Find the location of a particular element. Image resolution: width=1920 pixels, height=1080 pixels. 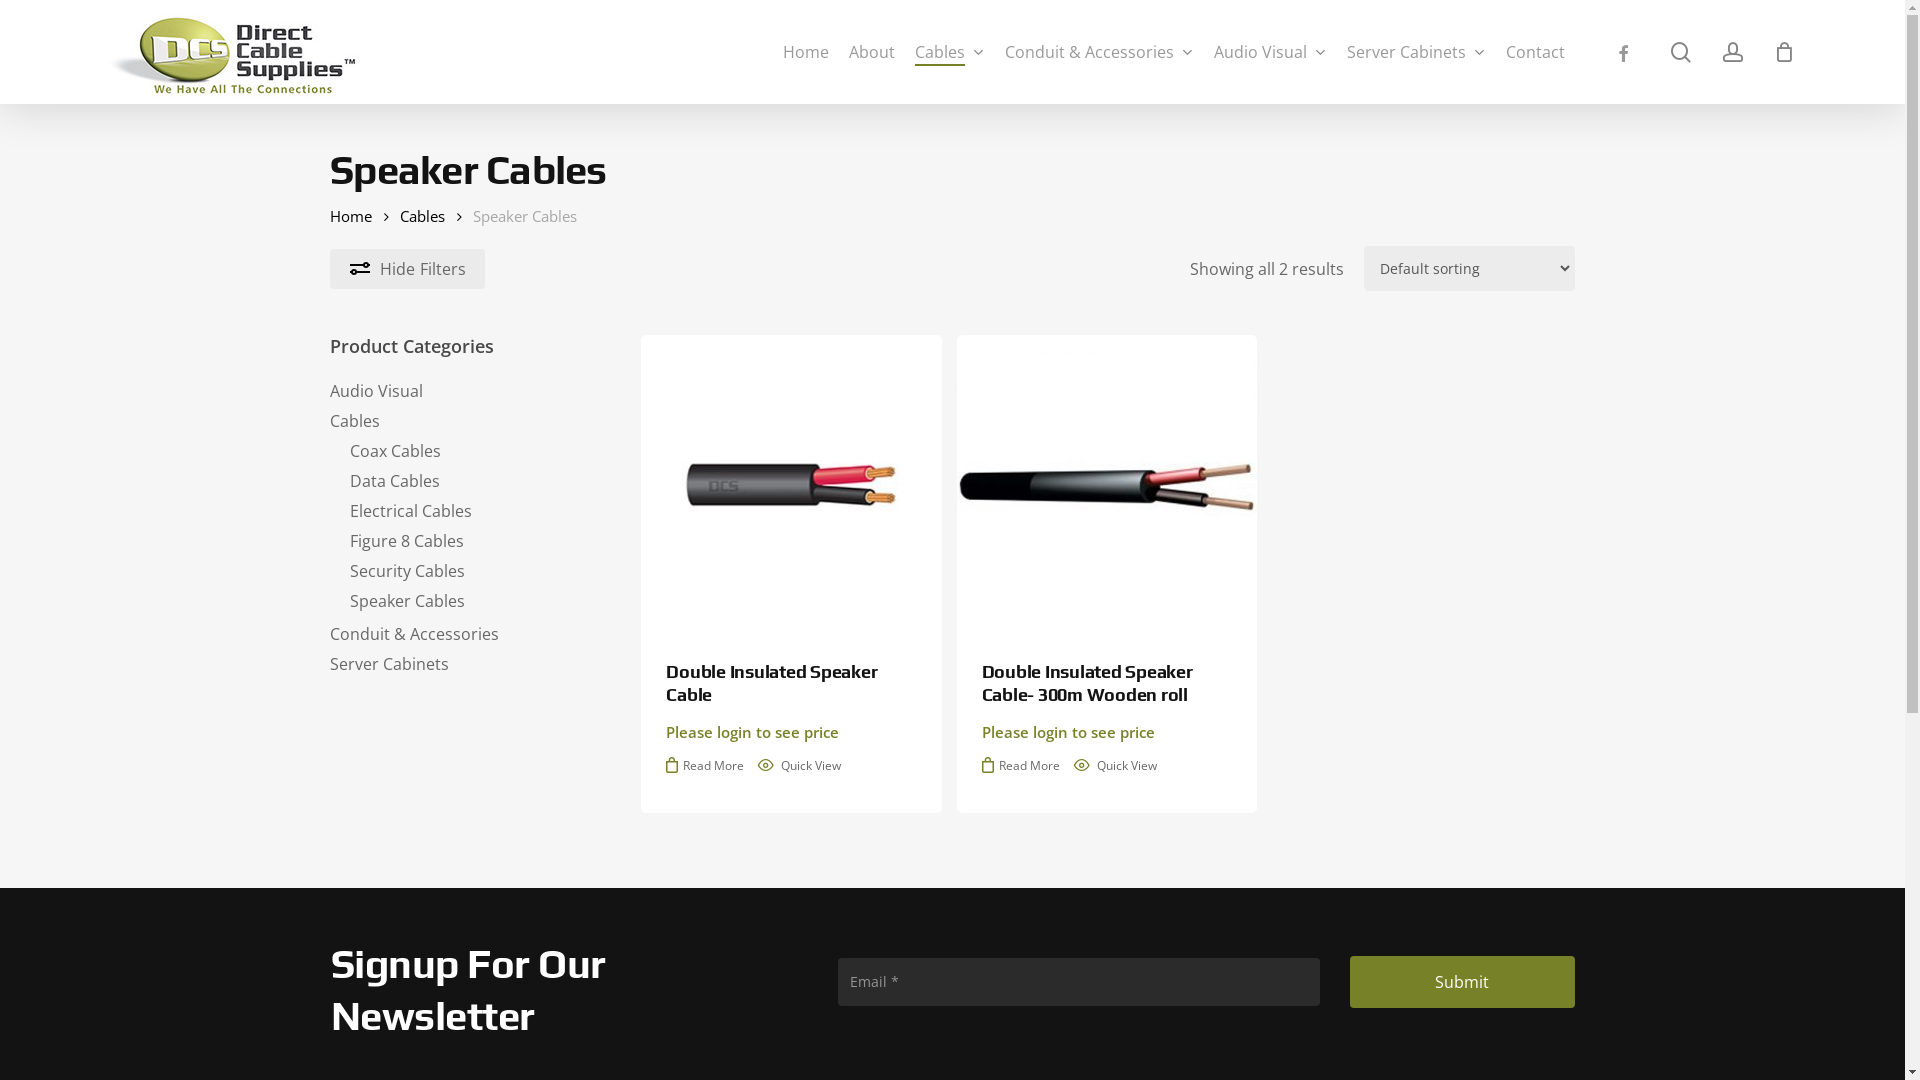

'Submit' is located at coordinates (1462, 981).